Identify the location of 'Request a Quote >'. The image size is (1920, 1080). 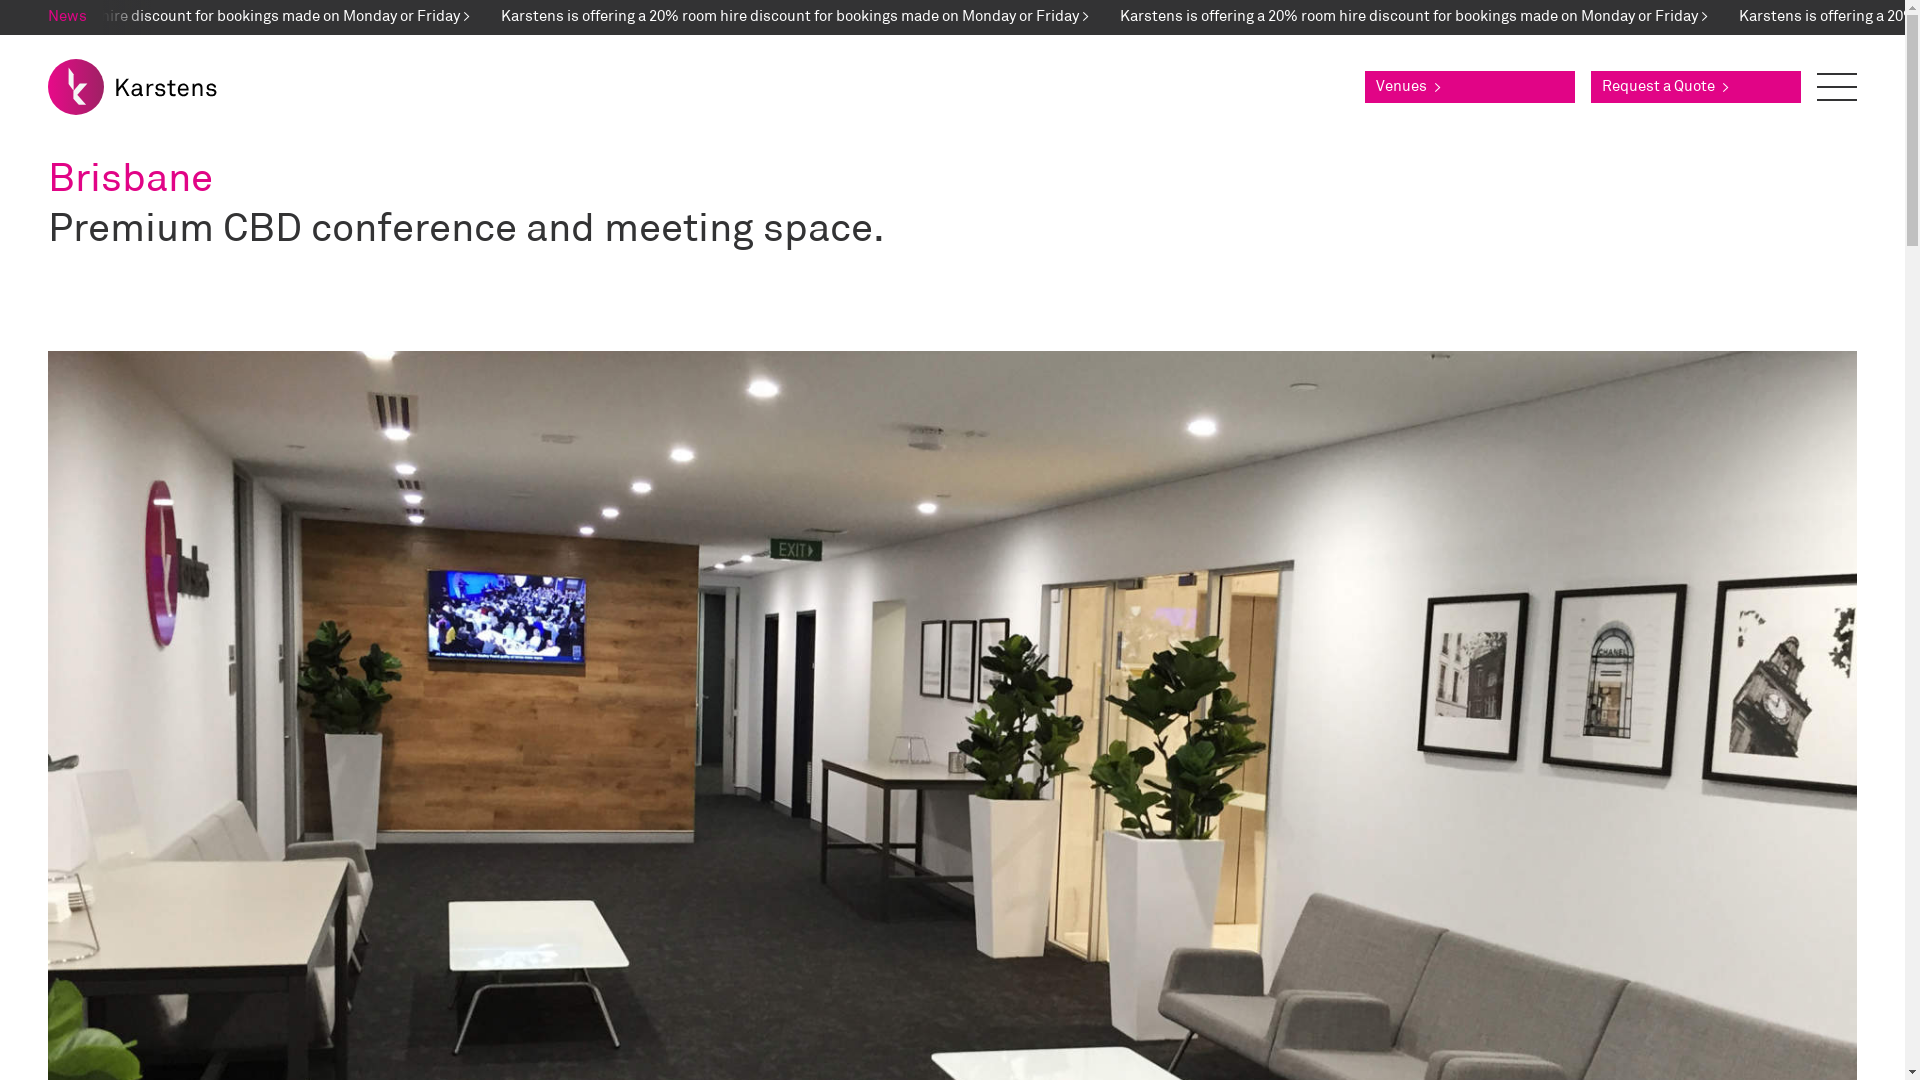
(1694, 86).